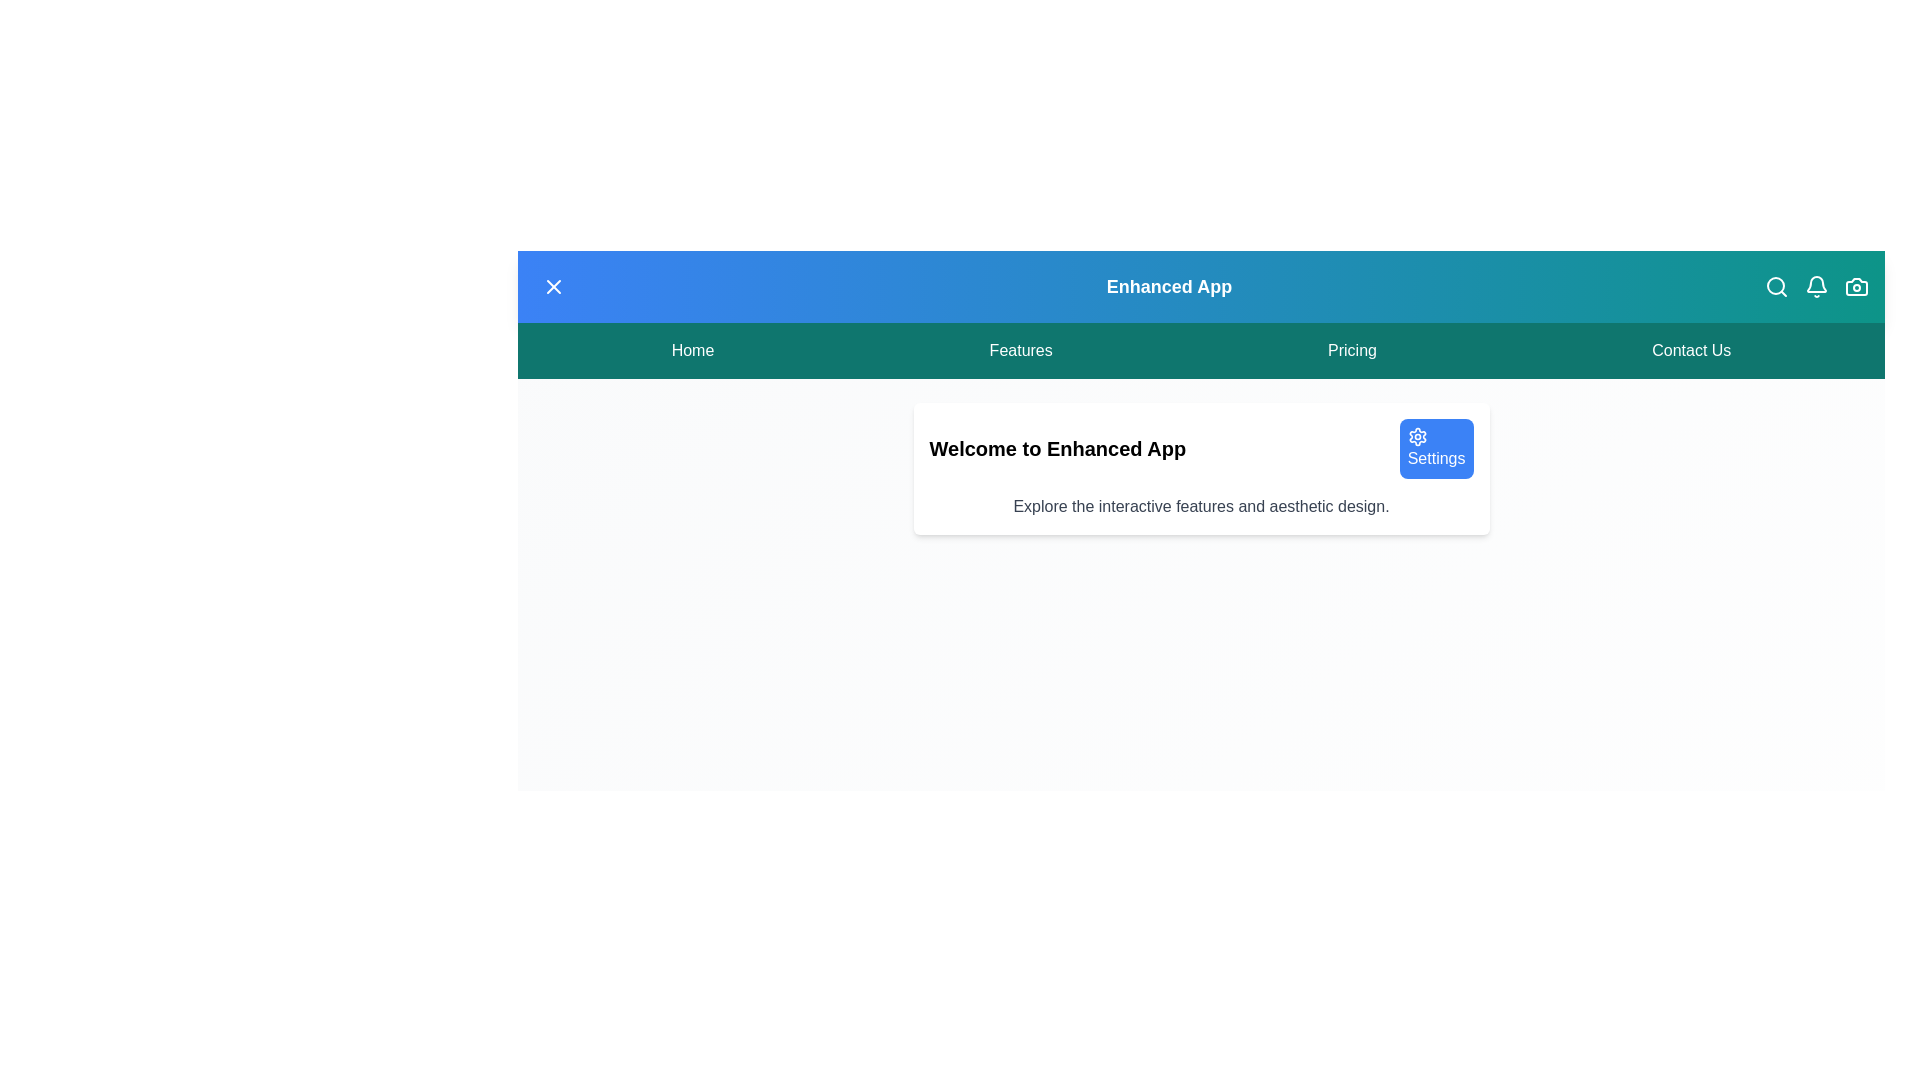 The height and width of the screenshot is (1080, 1920). What do you see at coordinates (1434, 447) in the screenshot?
I see `the settings button` at bounding box center [1434, 447].